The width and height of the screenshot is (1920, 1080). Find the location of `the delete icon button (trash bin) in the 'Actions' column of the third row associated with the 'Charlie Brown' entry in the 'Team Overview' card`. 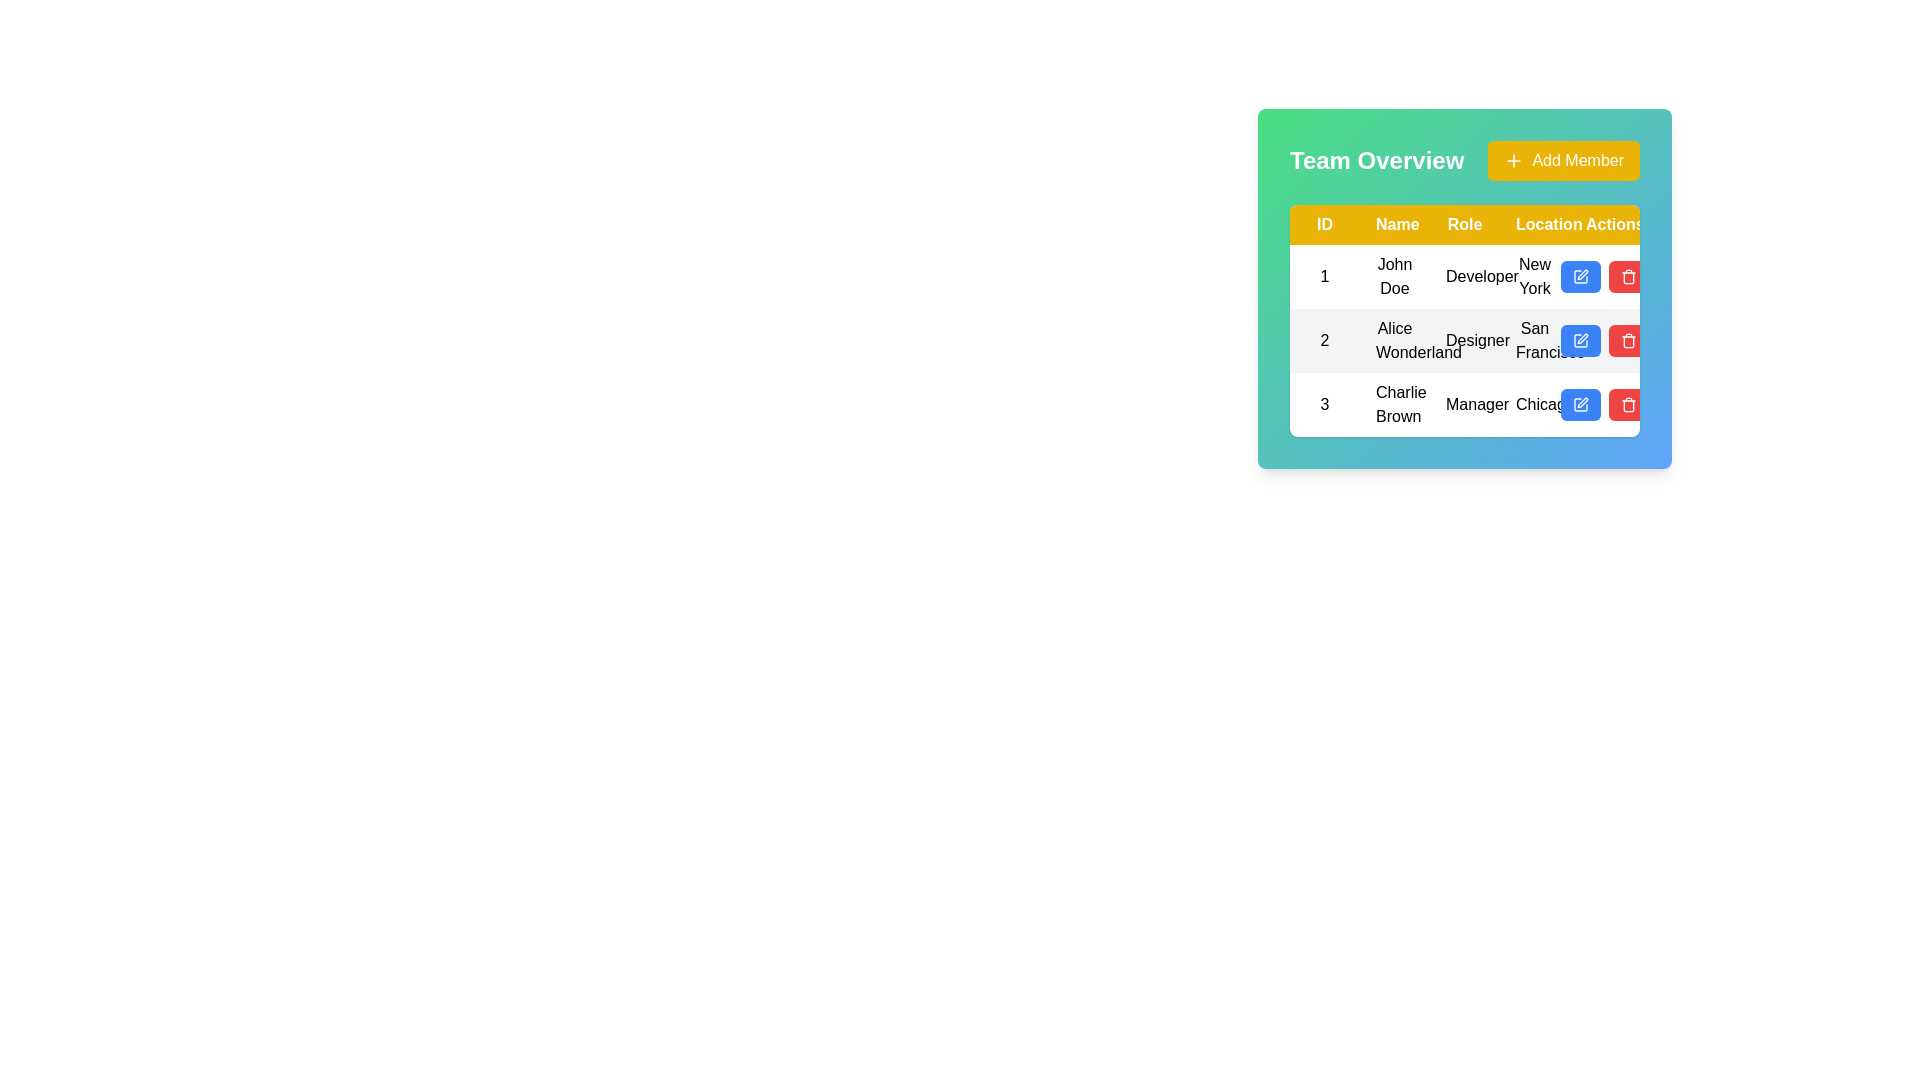

the delete icon button (trash bin) in the 'Actions' column of the third row associated with the 'Charlie Brown' entry in the 'Team Overview' card is located at coordinates (1628, 277).